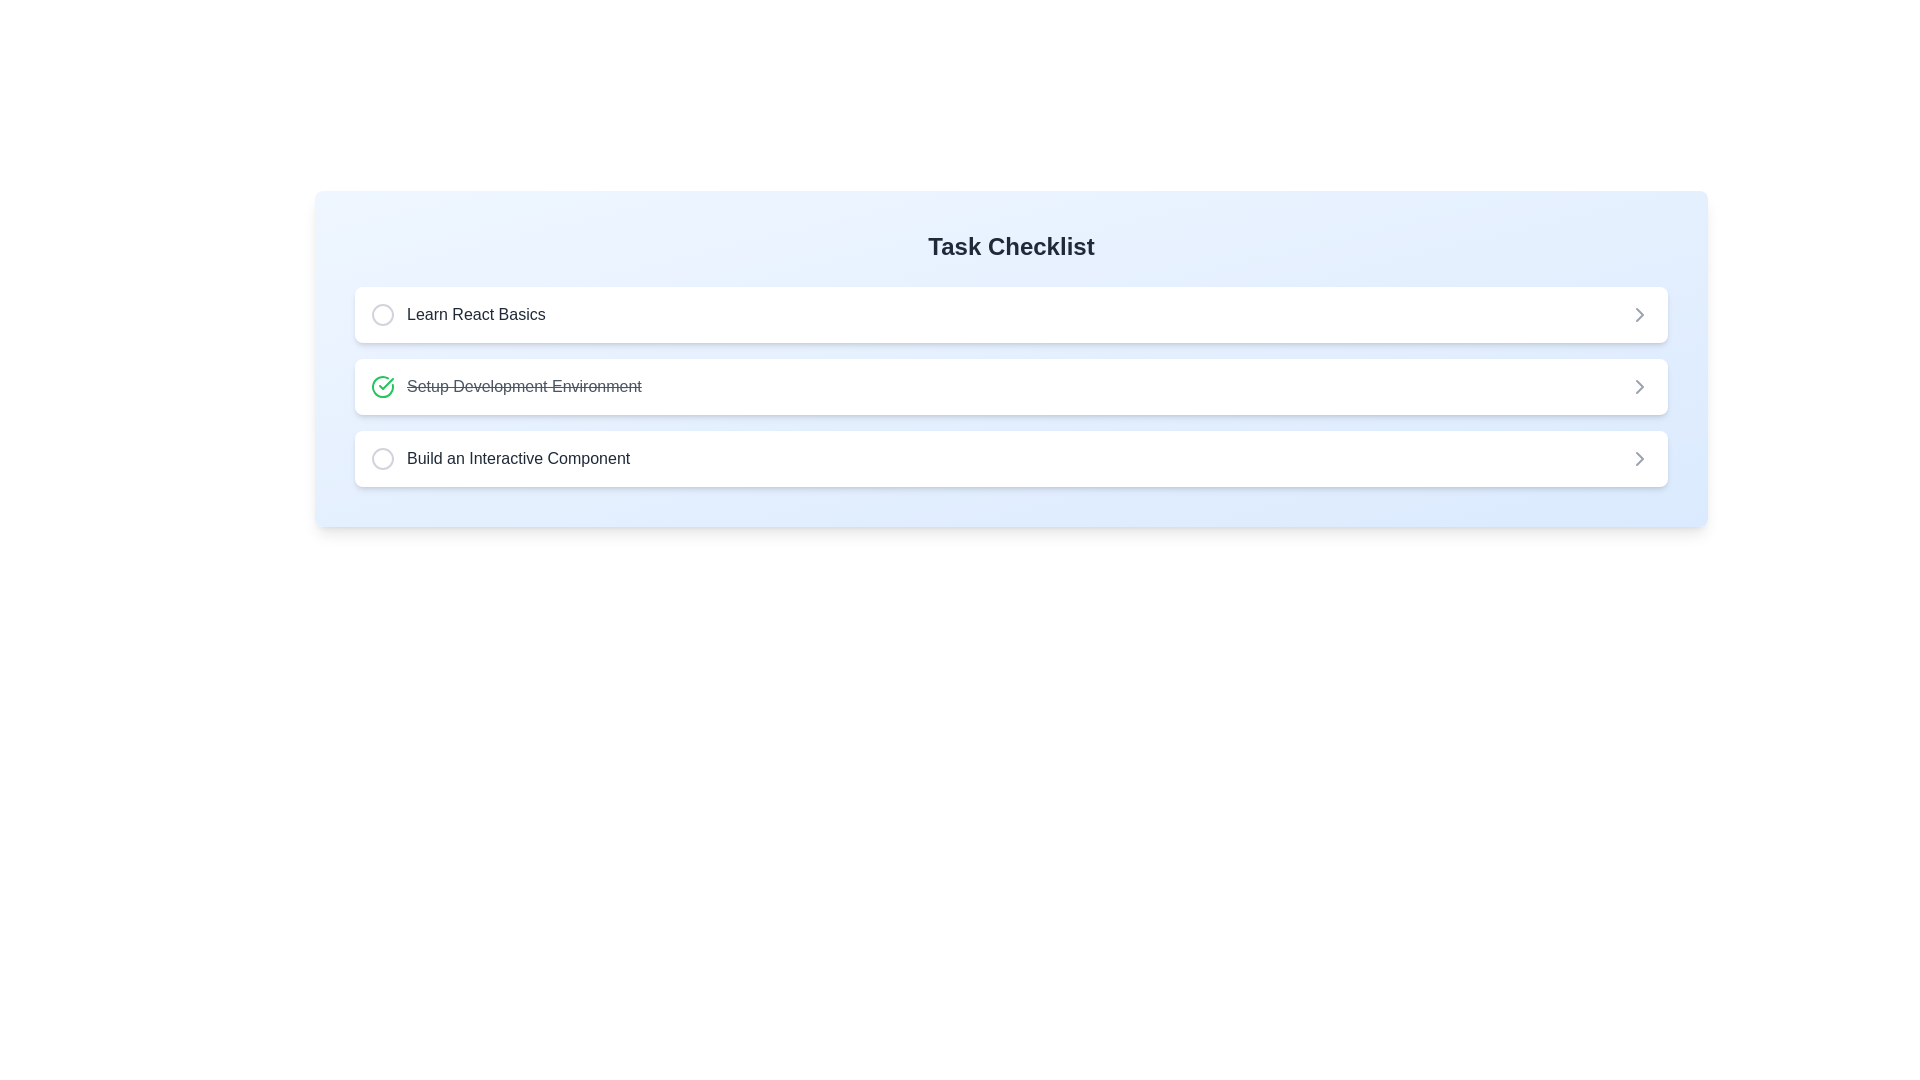 The height and width of the screenshot is (1080, 1920). Describe the element at coordinates (383, 315) in the screenshot. I see `the Circle Icon styled with a gray outline, located to the left of the text 'Learn React Basics'` at that location.